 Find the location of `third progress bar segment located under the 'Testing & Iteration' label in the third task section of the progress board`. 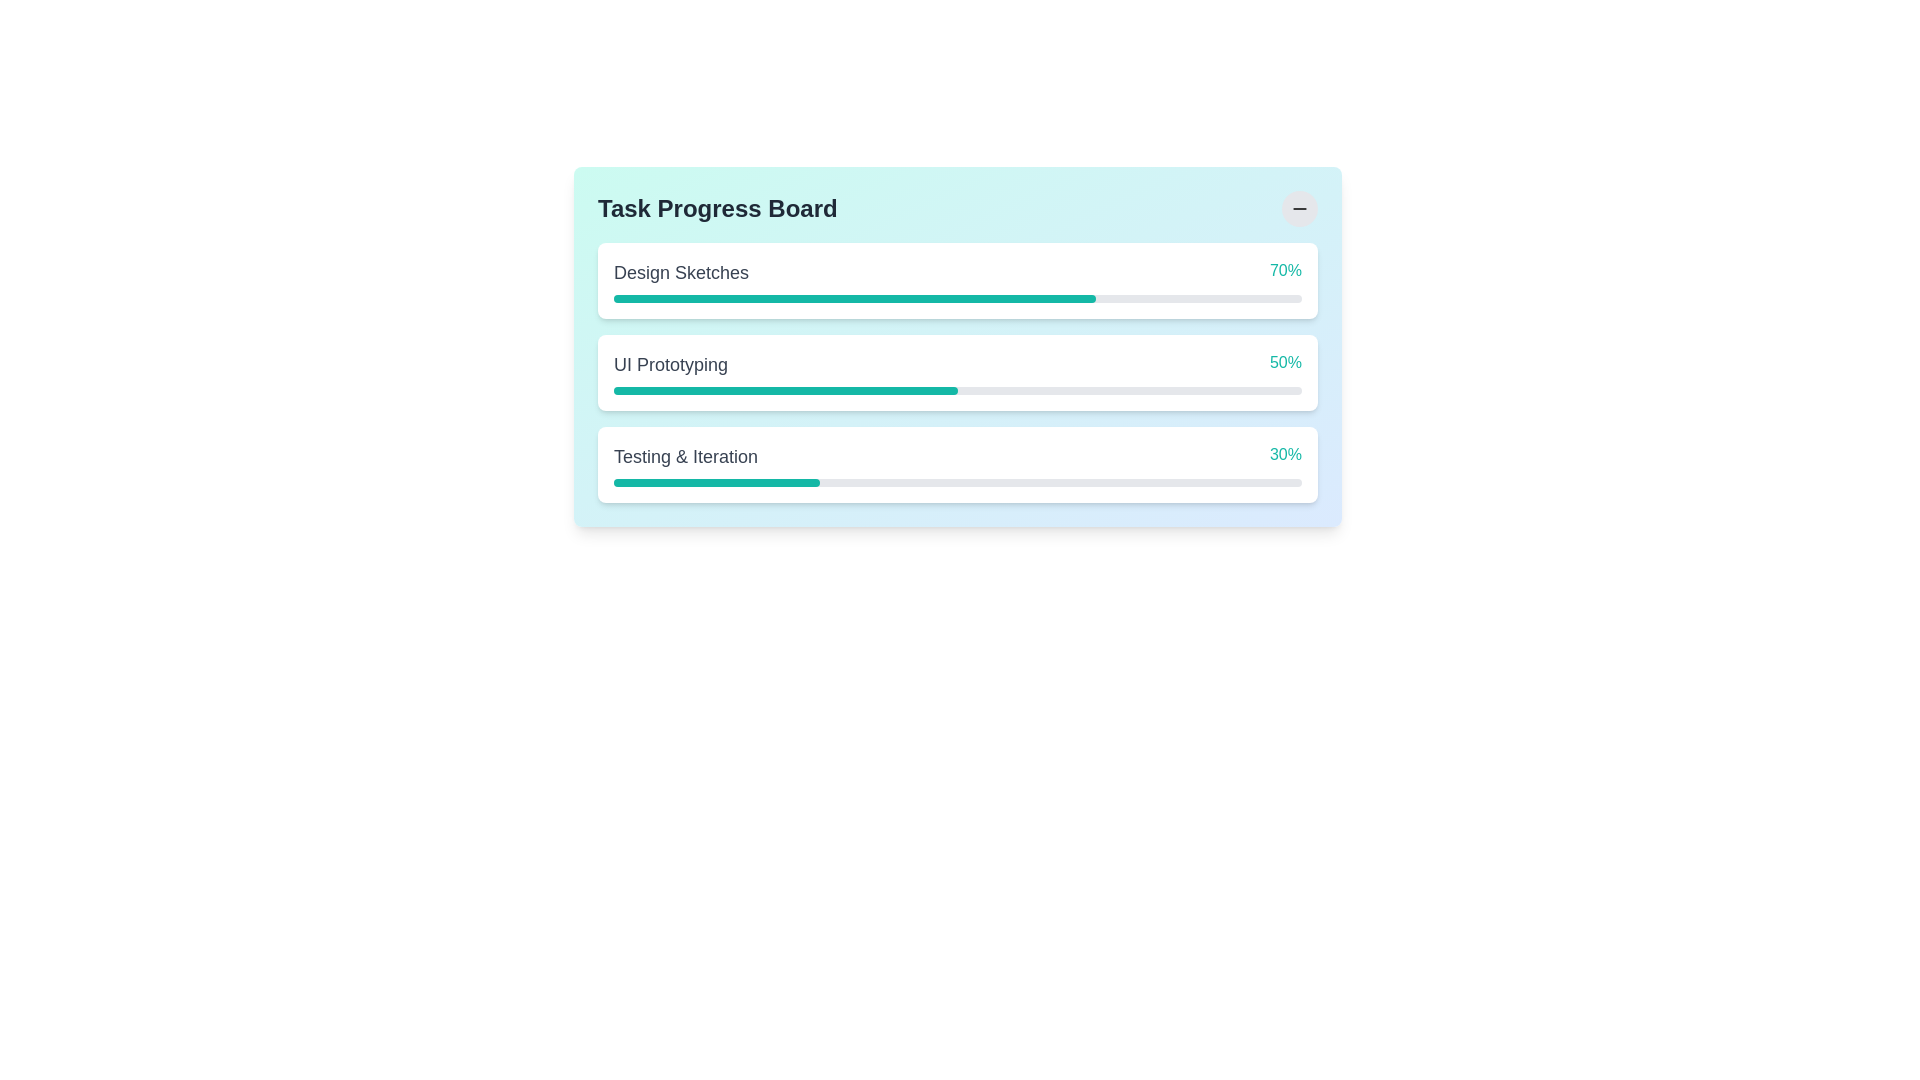

third progress bar segment located under the 'Testing & Iteration' label in the third task section of the progress board is located at coordinates (717, 482).